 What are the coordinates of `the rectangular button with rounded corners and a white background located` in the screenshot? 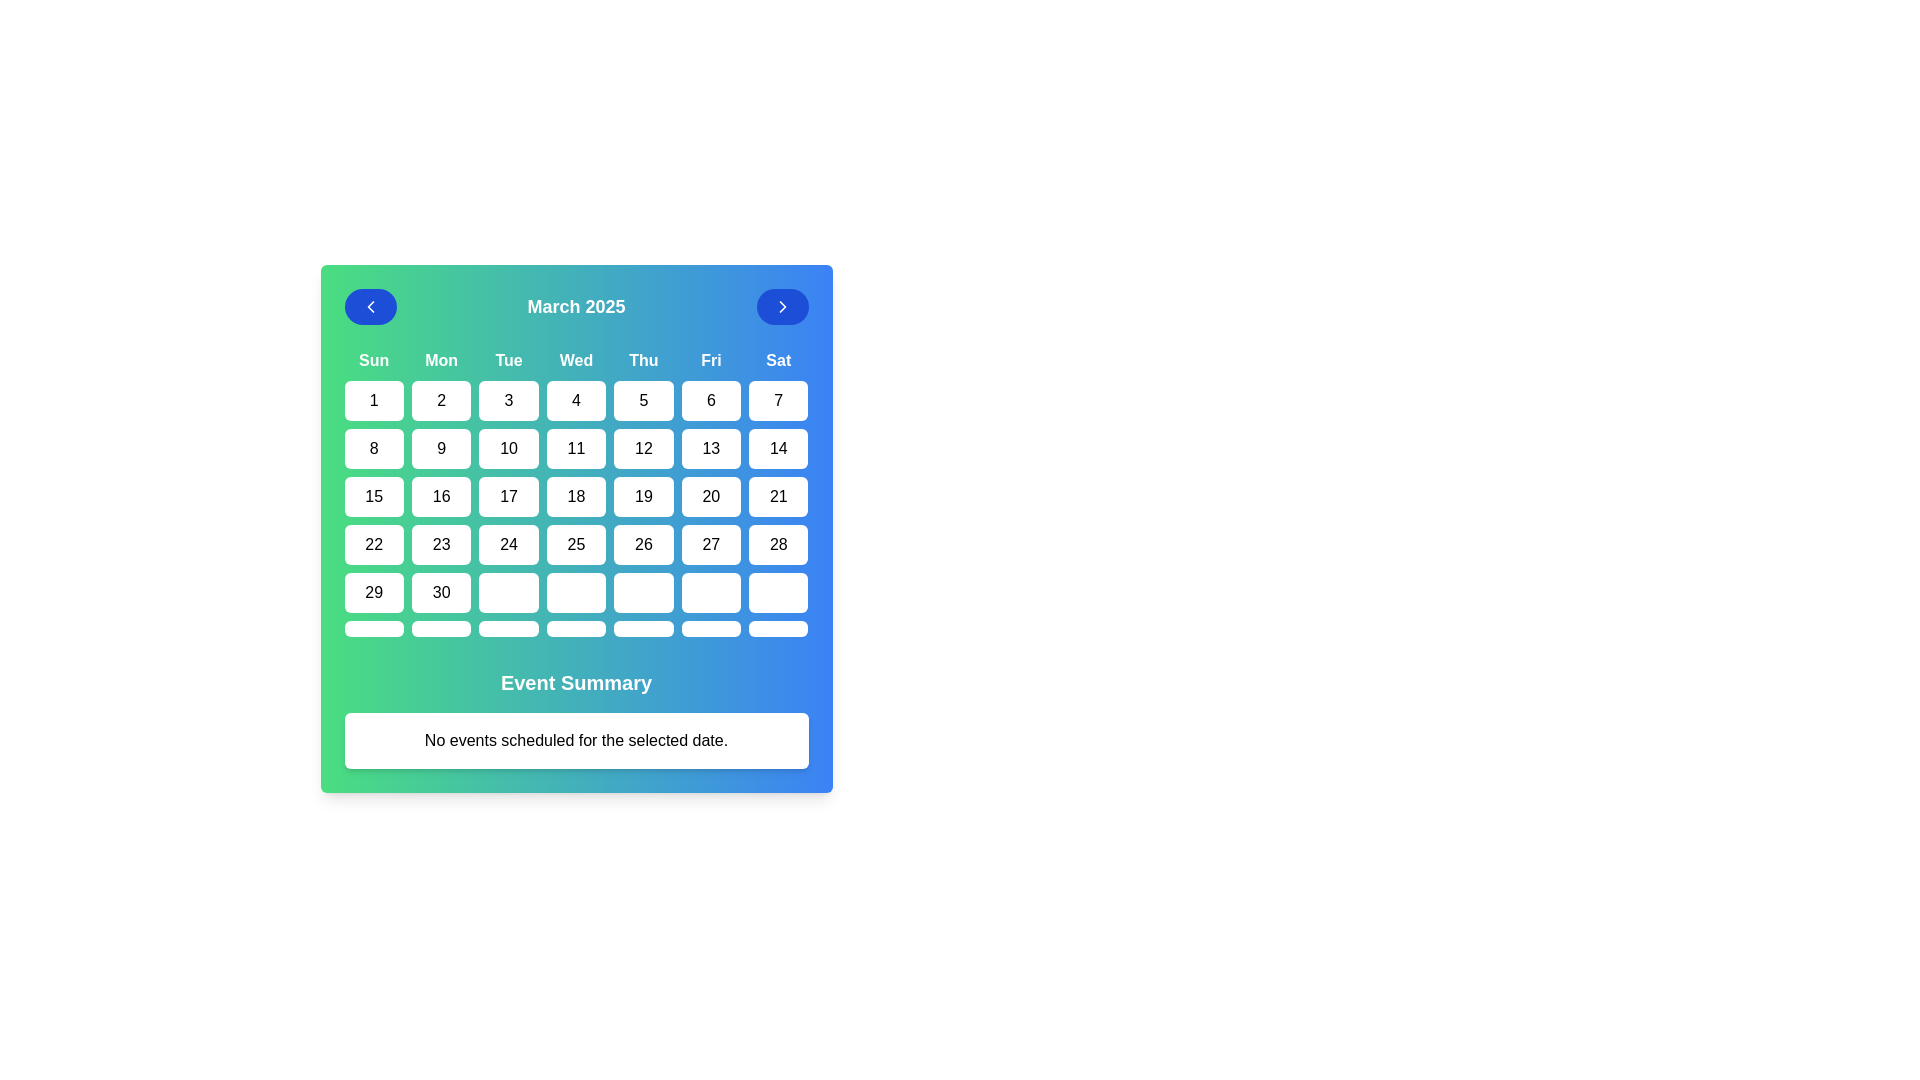 It's located at (711, 592).